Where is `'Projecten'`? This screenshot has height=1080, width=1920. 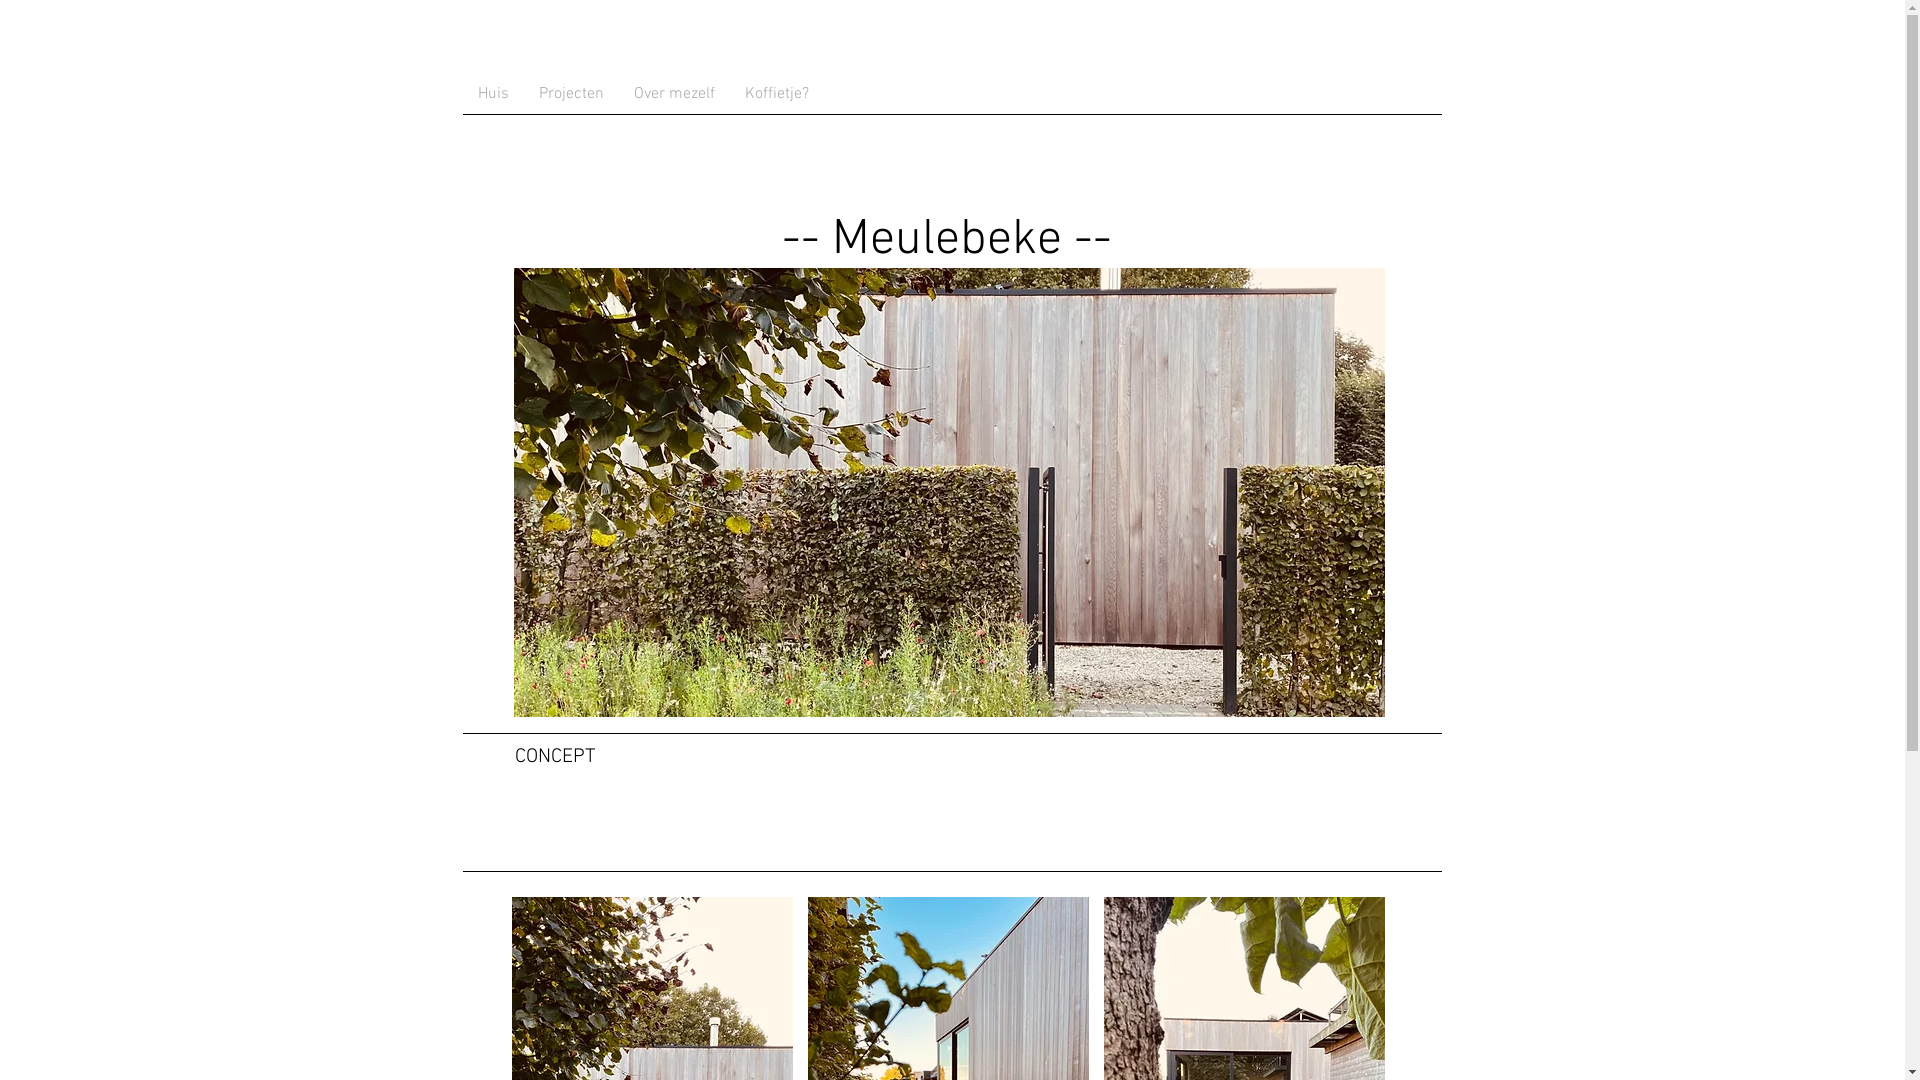
'Projecten' is located at coordinates (570, 93).